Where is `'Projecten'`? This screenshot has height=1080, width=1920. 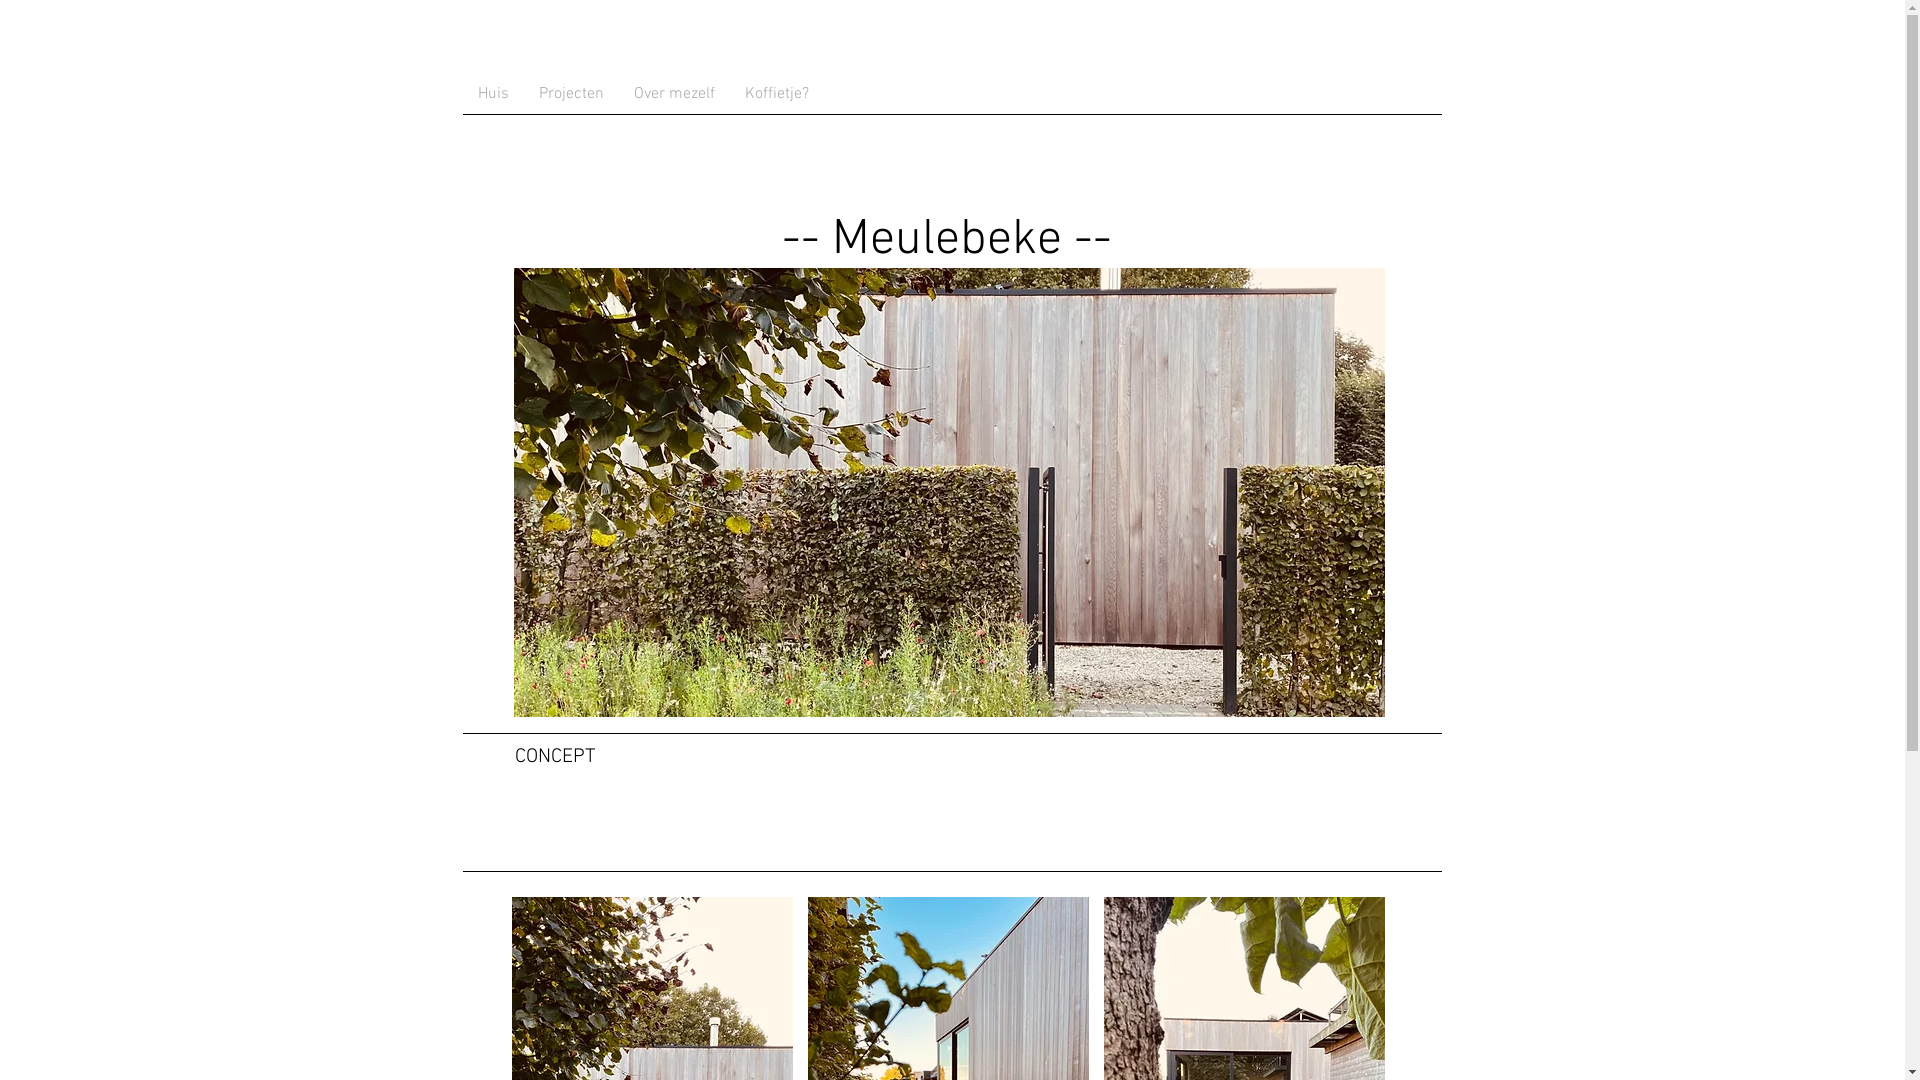
'Projecten' is located at coordinates (570, 93).